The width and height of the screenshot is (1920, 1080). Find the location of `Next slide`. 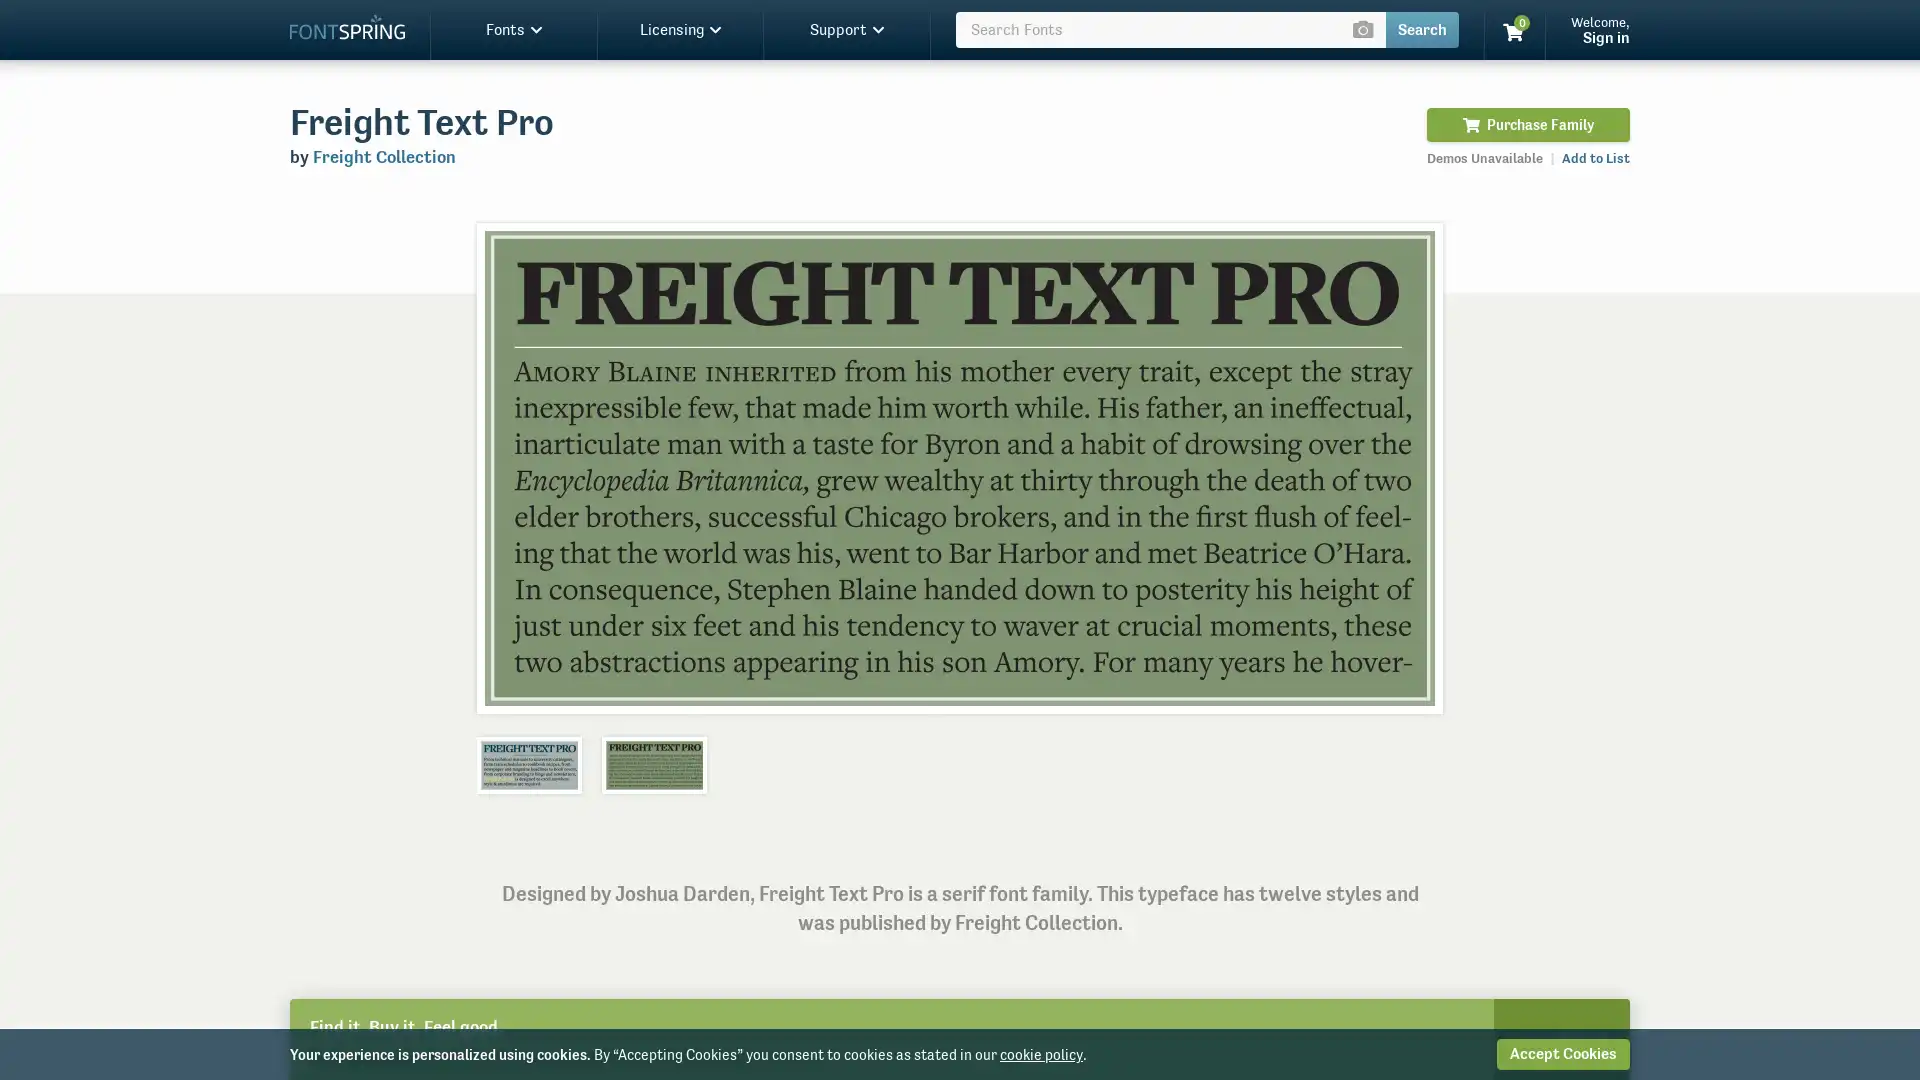

Next slide is located at coordinates (1404, 467).